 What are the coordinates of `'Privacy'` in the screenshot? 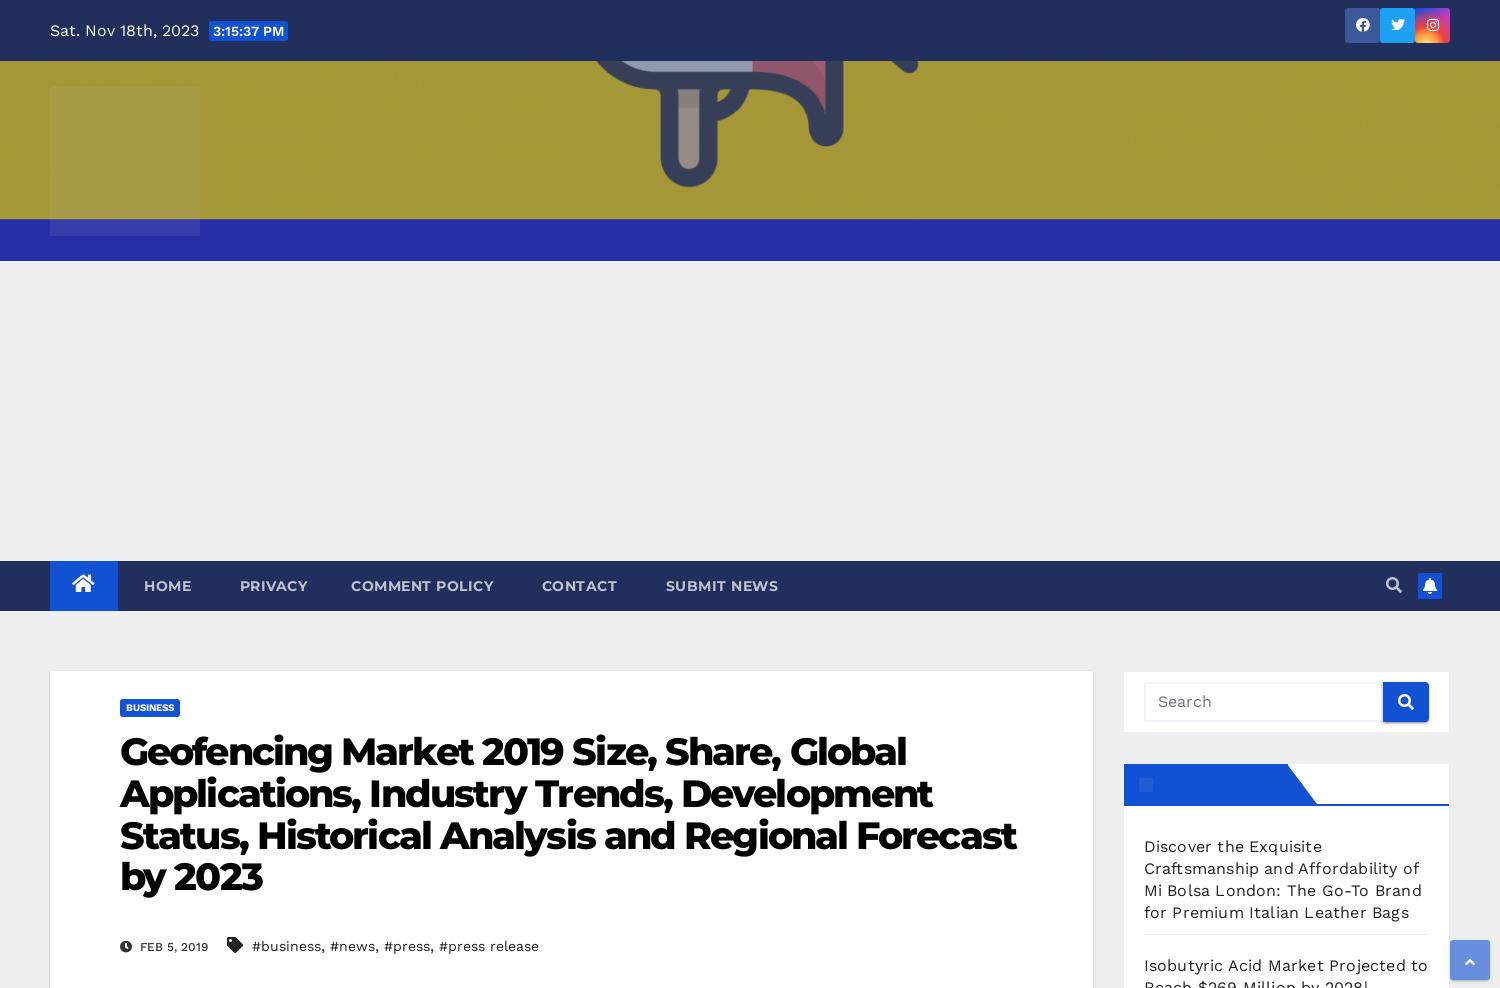 It's located at (271, 585).